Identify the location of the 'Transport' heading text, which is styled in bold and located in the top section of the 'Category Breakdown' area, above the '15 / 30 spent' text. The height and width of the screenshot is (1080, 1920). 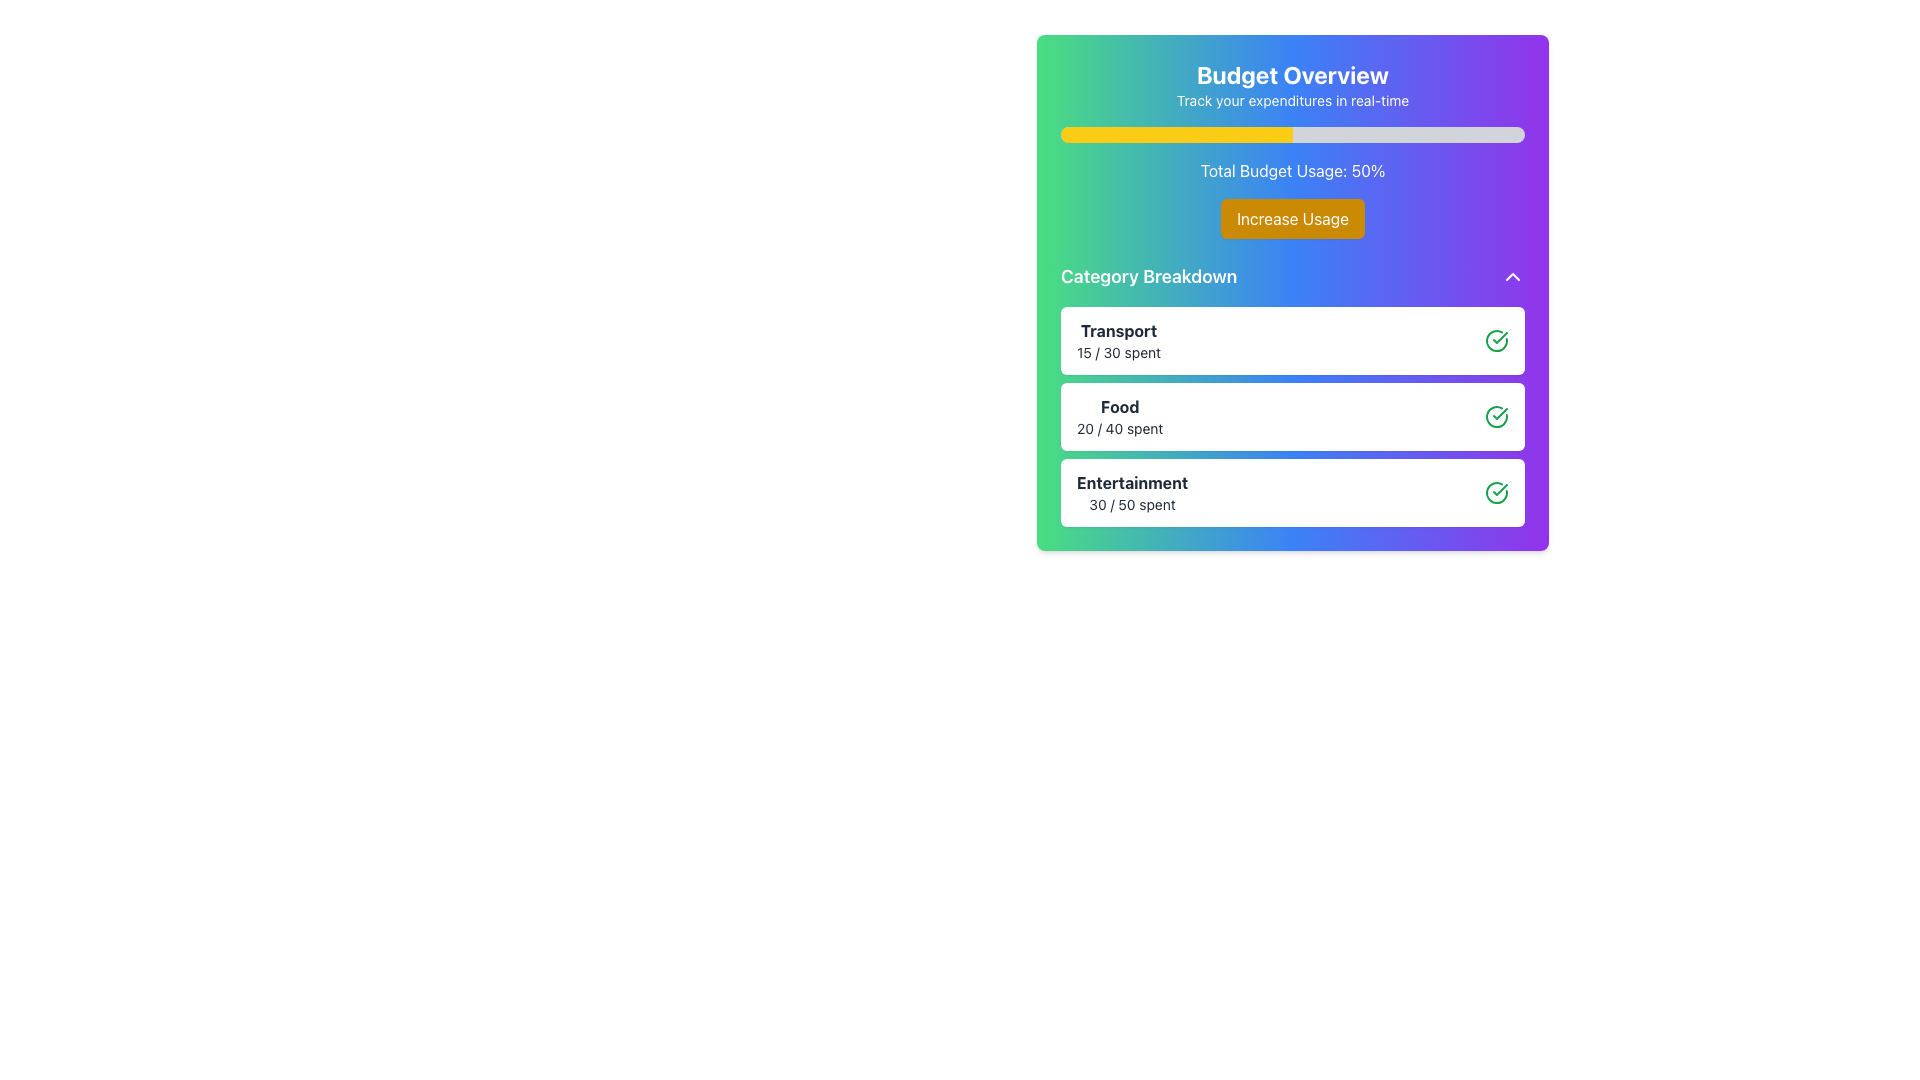
(1117, 330).